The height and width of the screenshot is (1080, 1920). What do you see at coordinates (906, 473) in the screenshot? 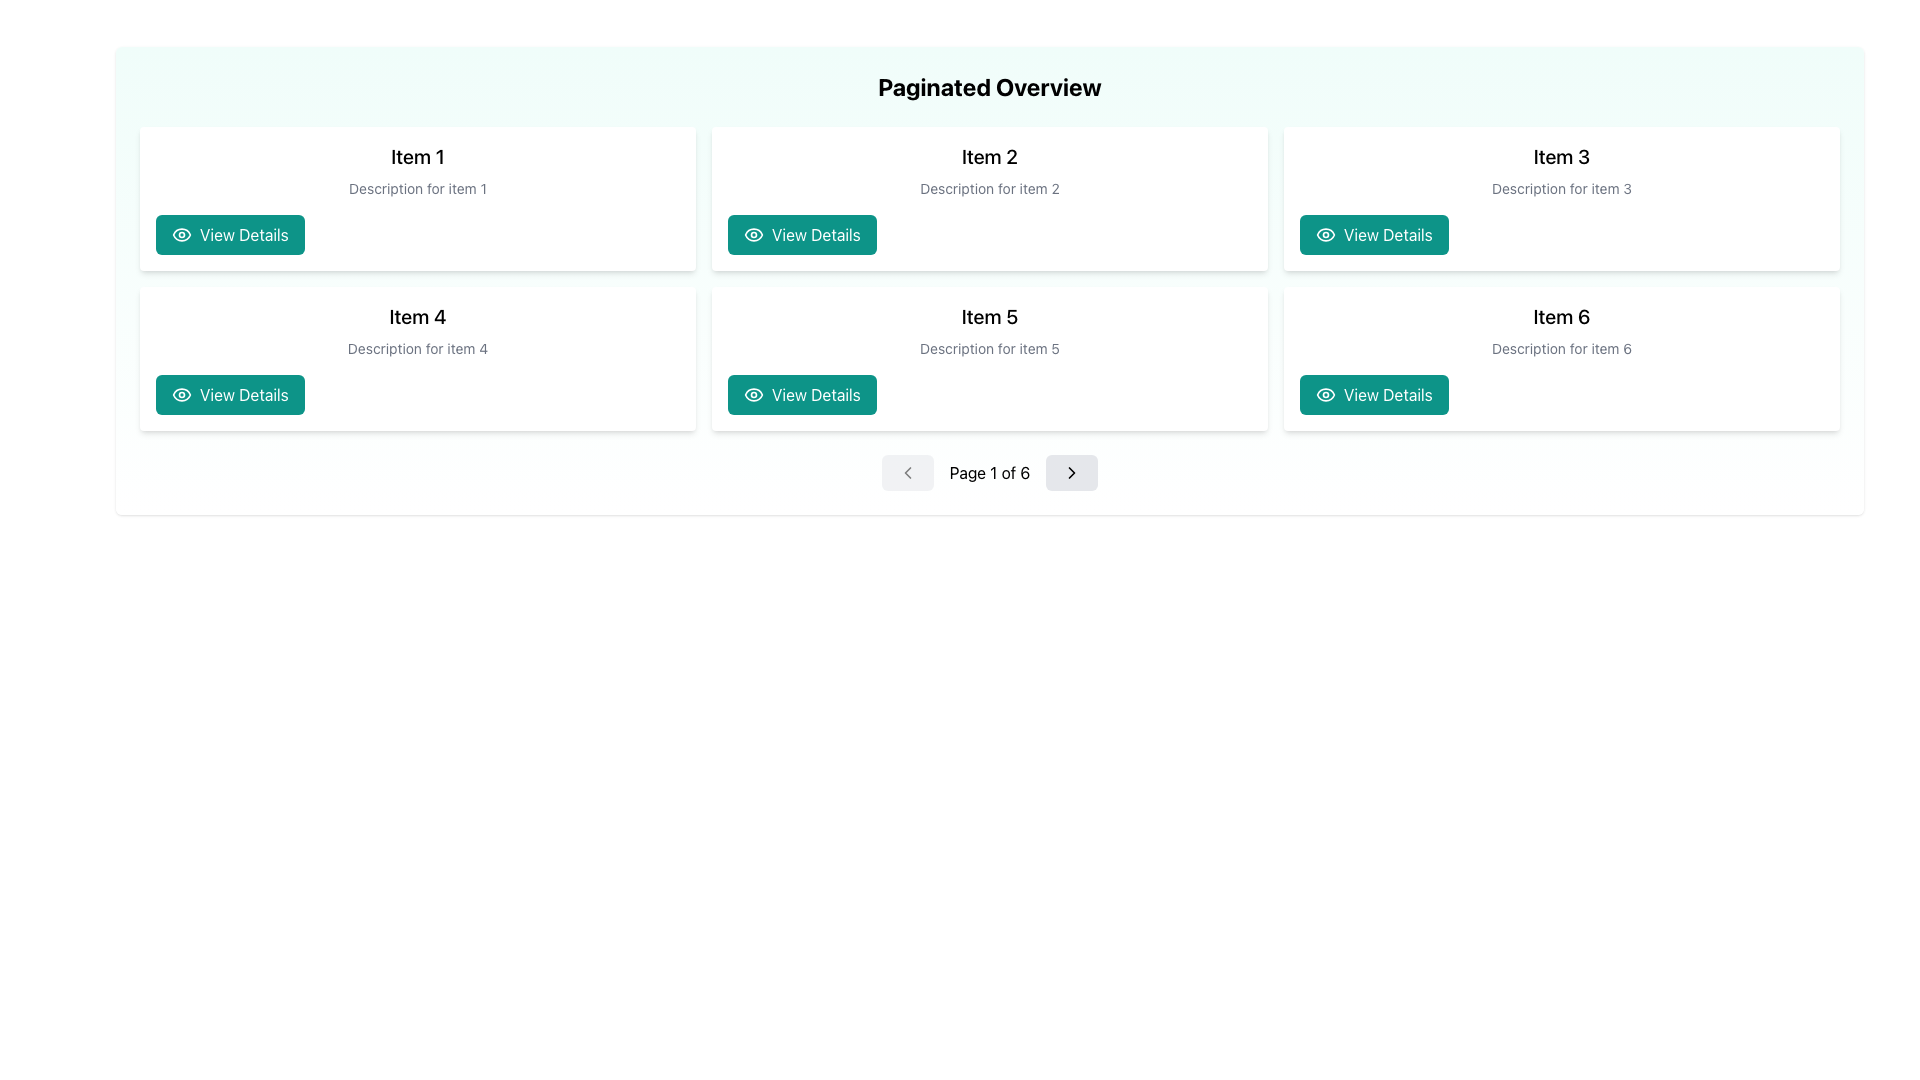
I see `the leftmost Pagination navigation button (icon) with a backward chevron arrow` at bounding box center [906, 473].